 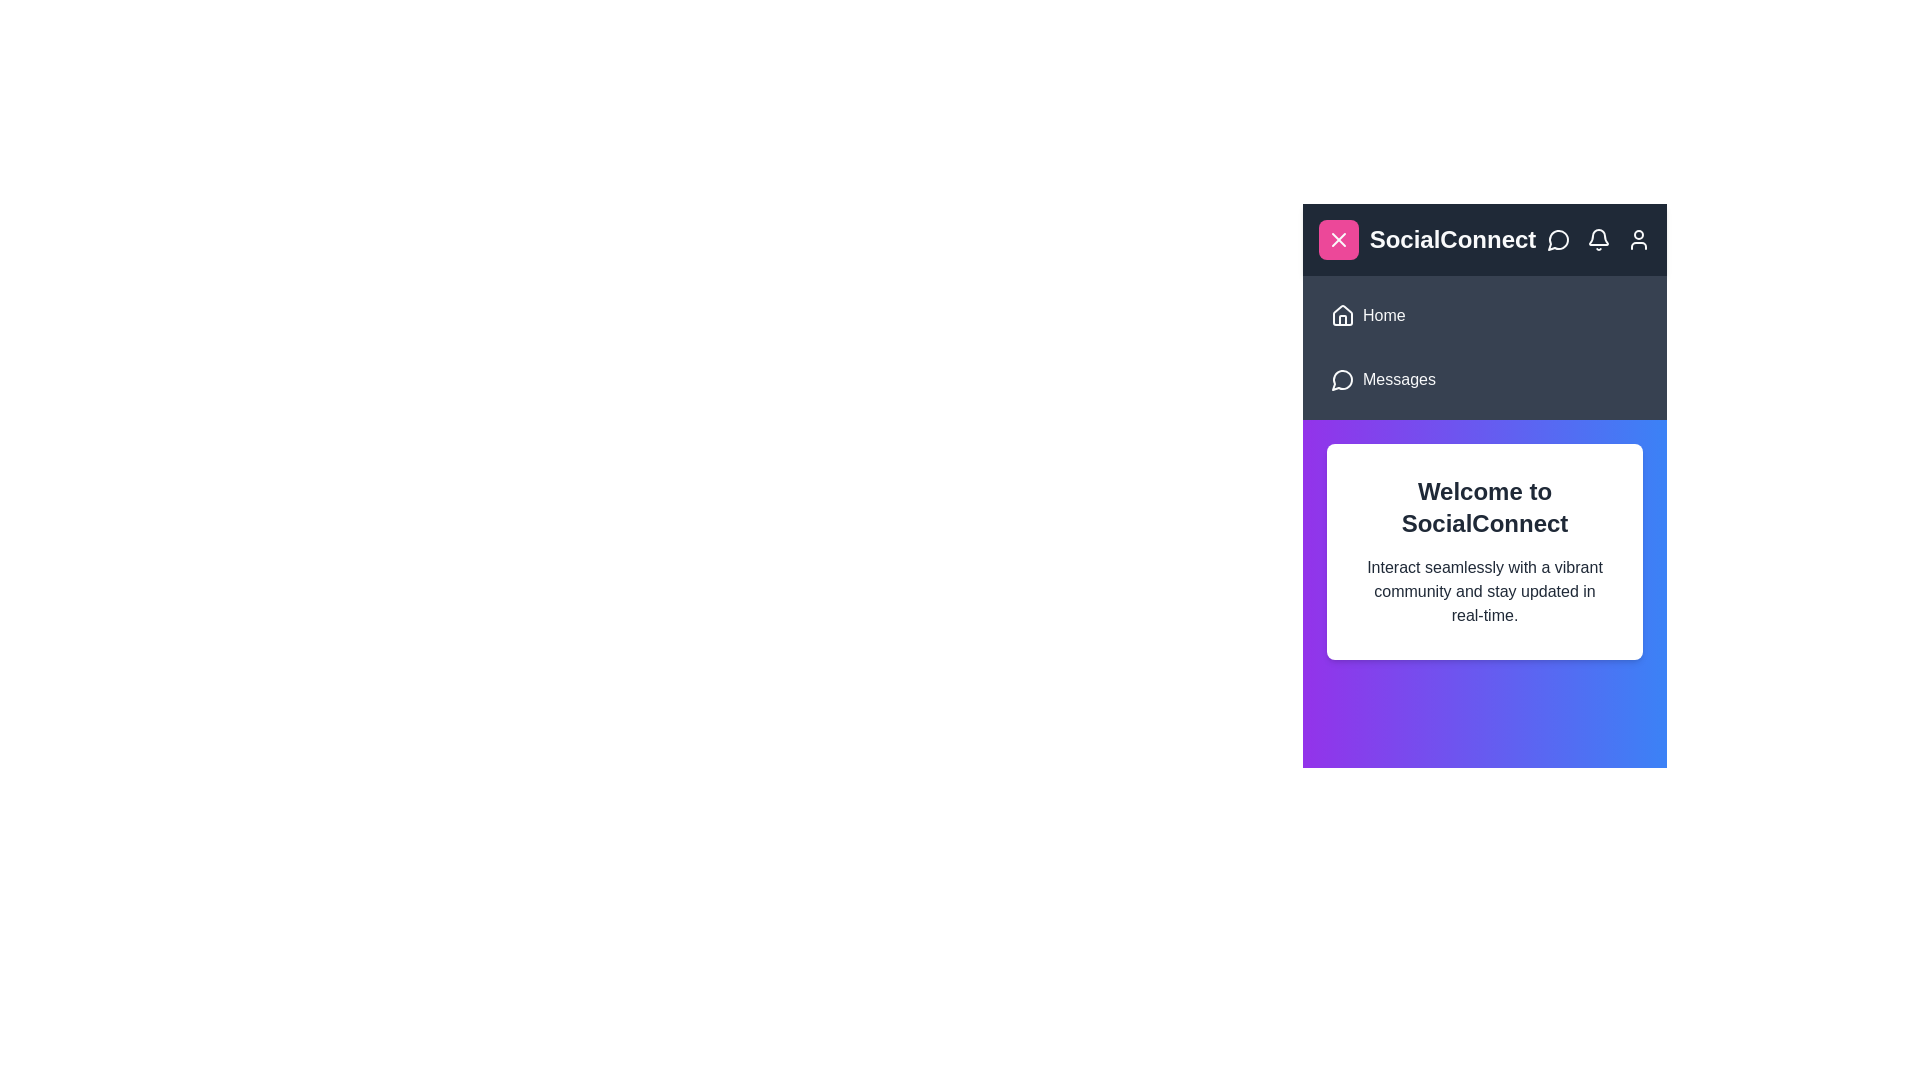 What do you see at coordinates (1339, 238) in the screenshot?
I see `button in the top-left corner of the header to toggle the menu visibility` at bounding box center [1339, 238].